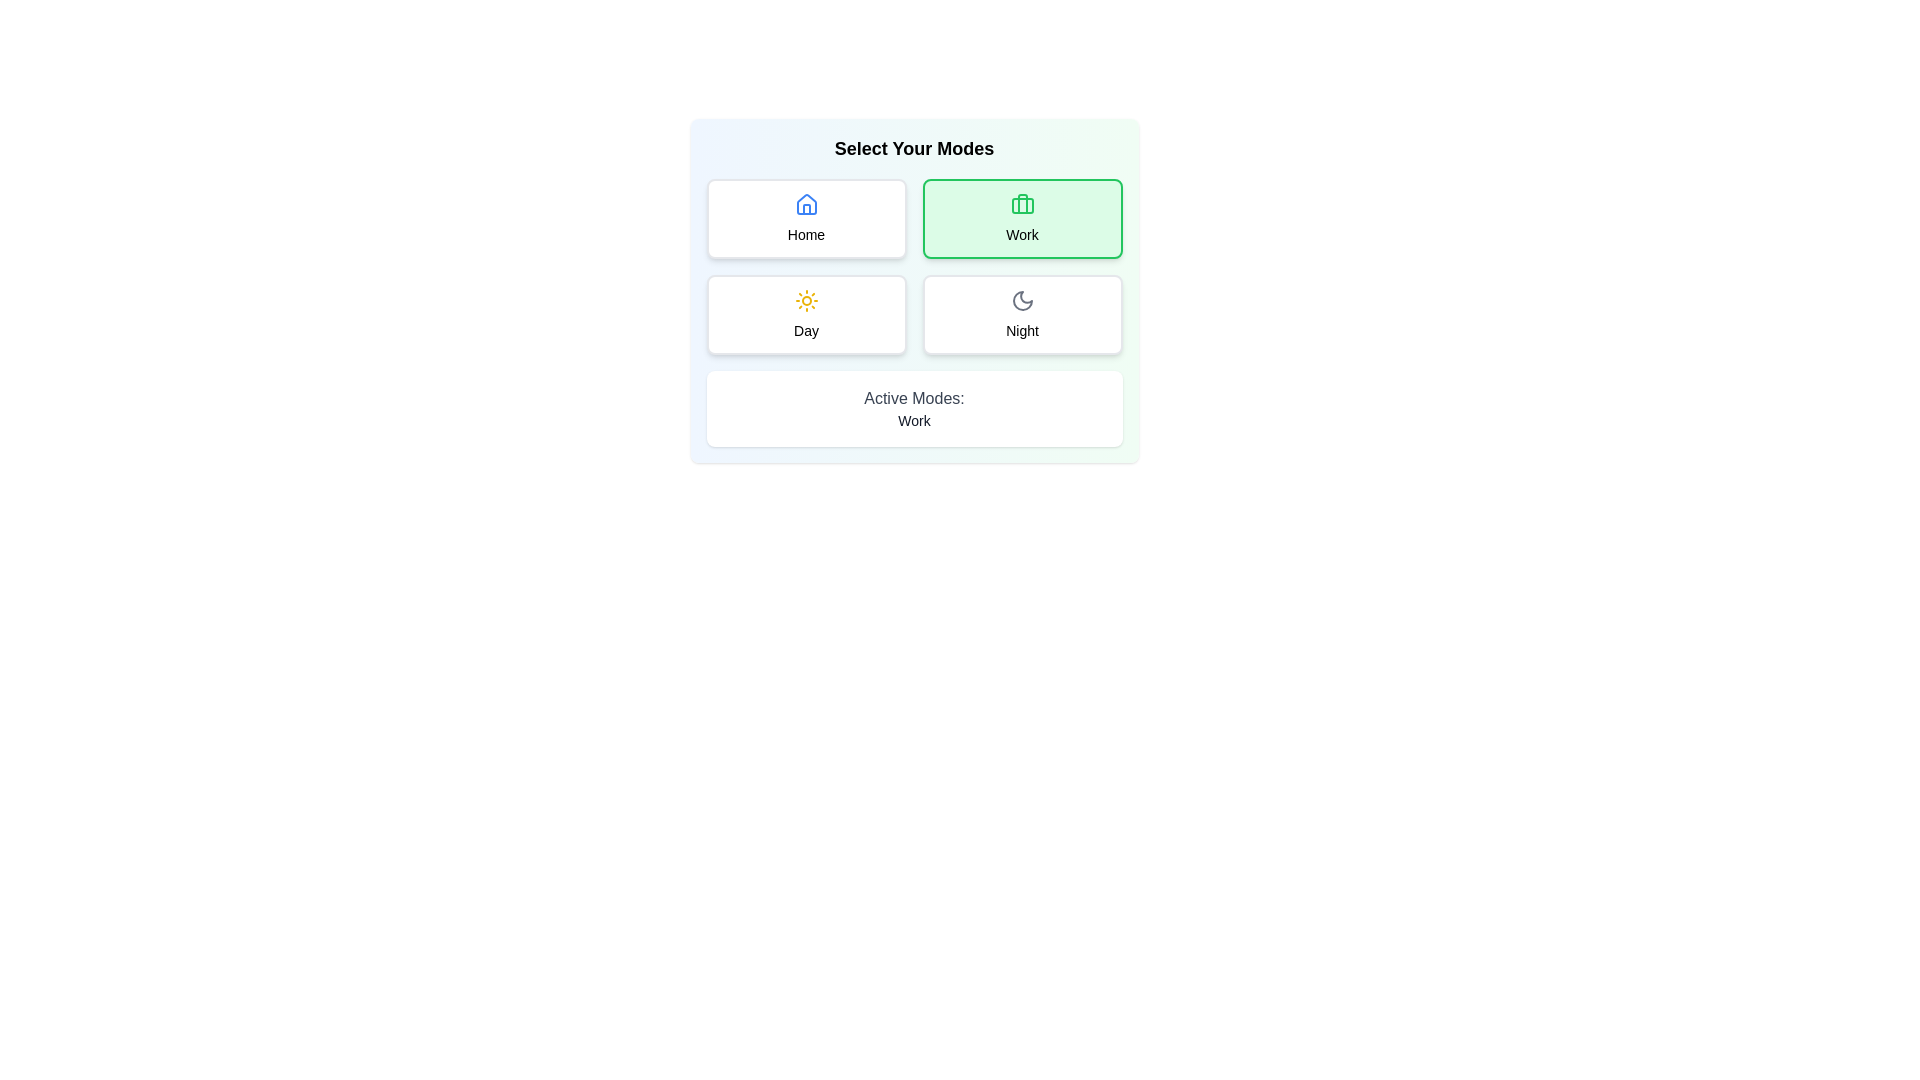 This screenshot has height=1080, width=1920. I want to click on the mode Work by clicking its corresponding button, so click(1022, 219).